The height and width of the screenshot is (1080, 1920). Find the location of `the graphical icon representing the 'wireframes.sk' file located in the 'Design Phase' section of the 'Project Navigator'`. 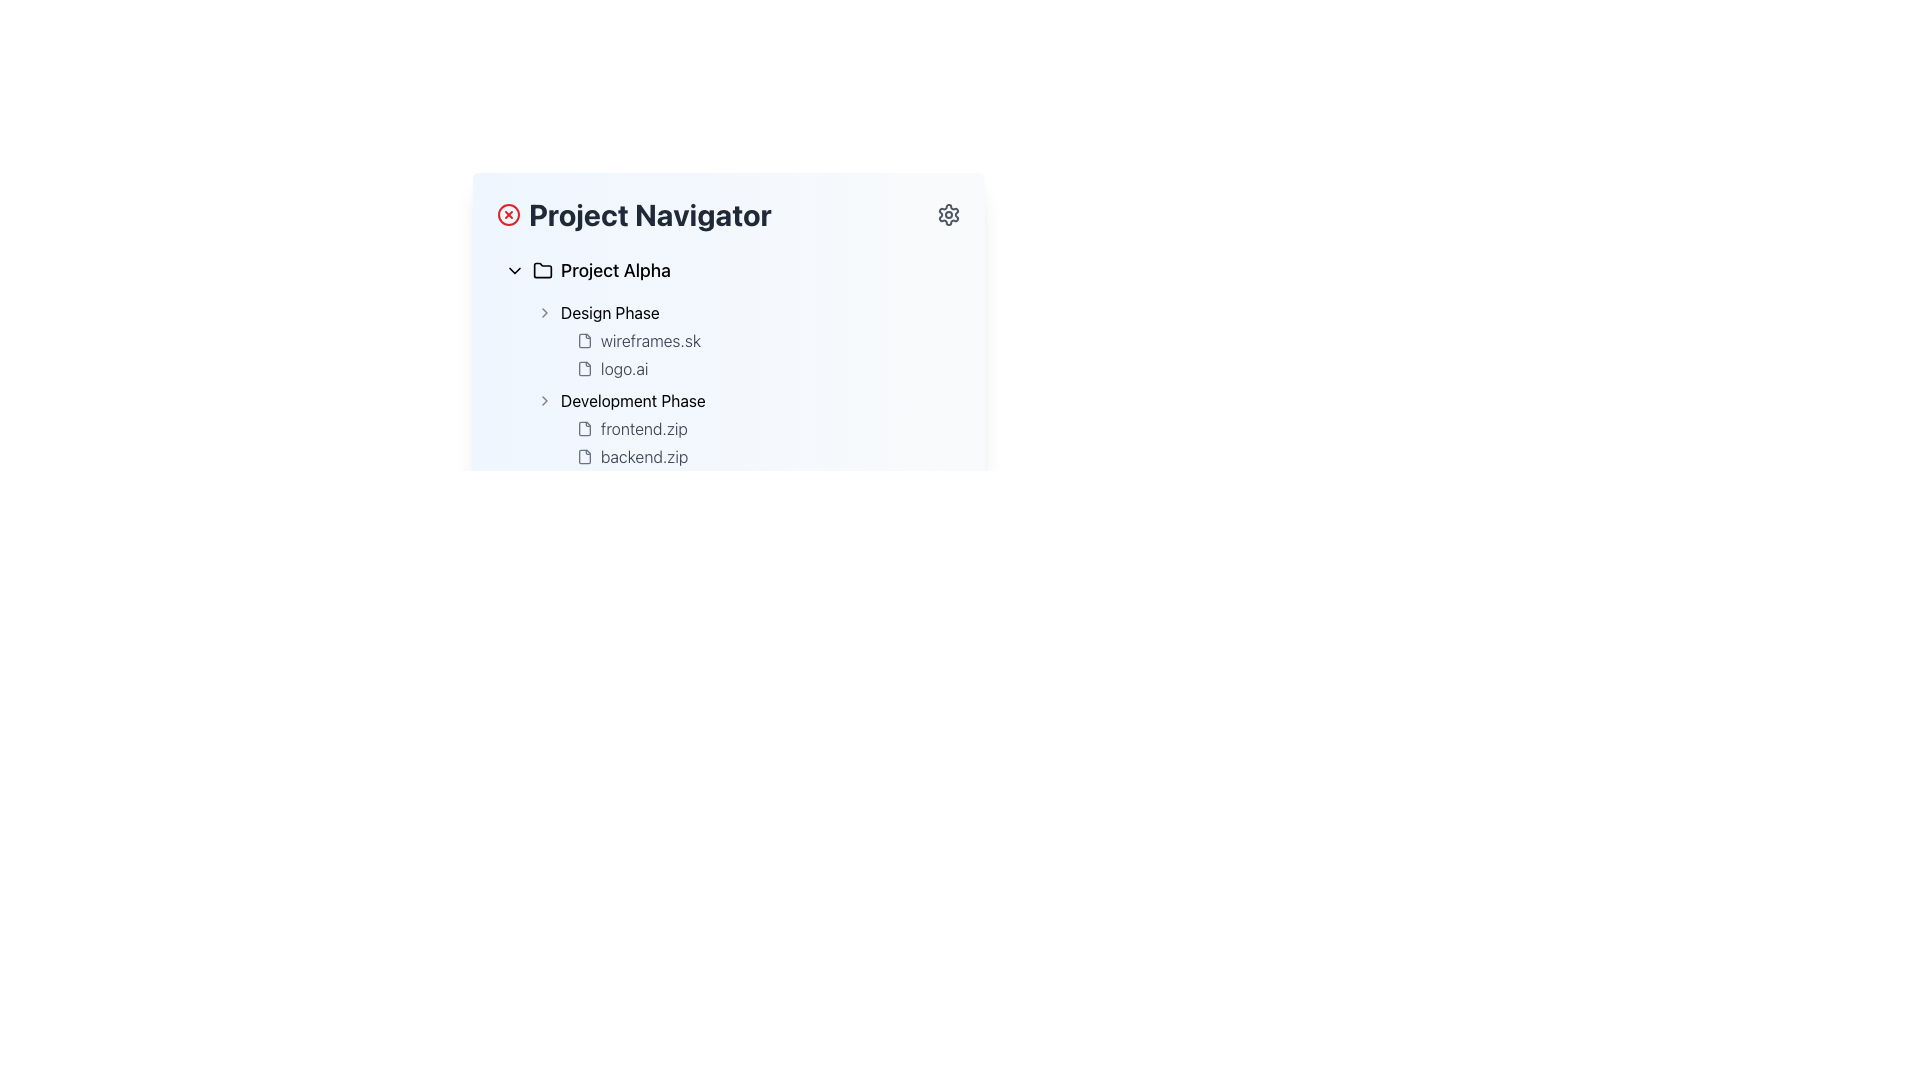

the graphical icon representing the 'wireframes.sk' file located in the 'Design Phase' section of the 'Project Navigator' is located at coordinates (584, 339).